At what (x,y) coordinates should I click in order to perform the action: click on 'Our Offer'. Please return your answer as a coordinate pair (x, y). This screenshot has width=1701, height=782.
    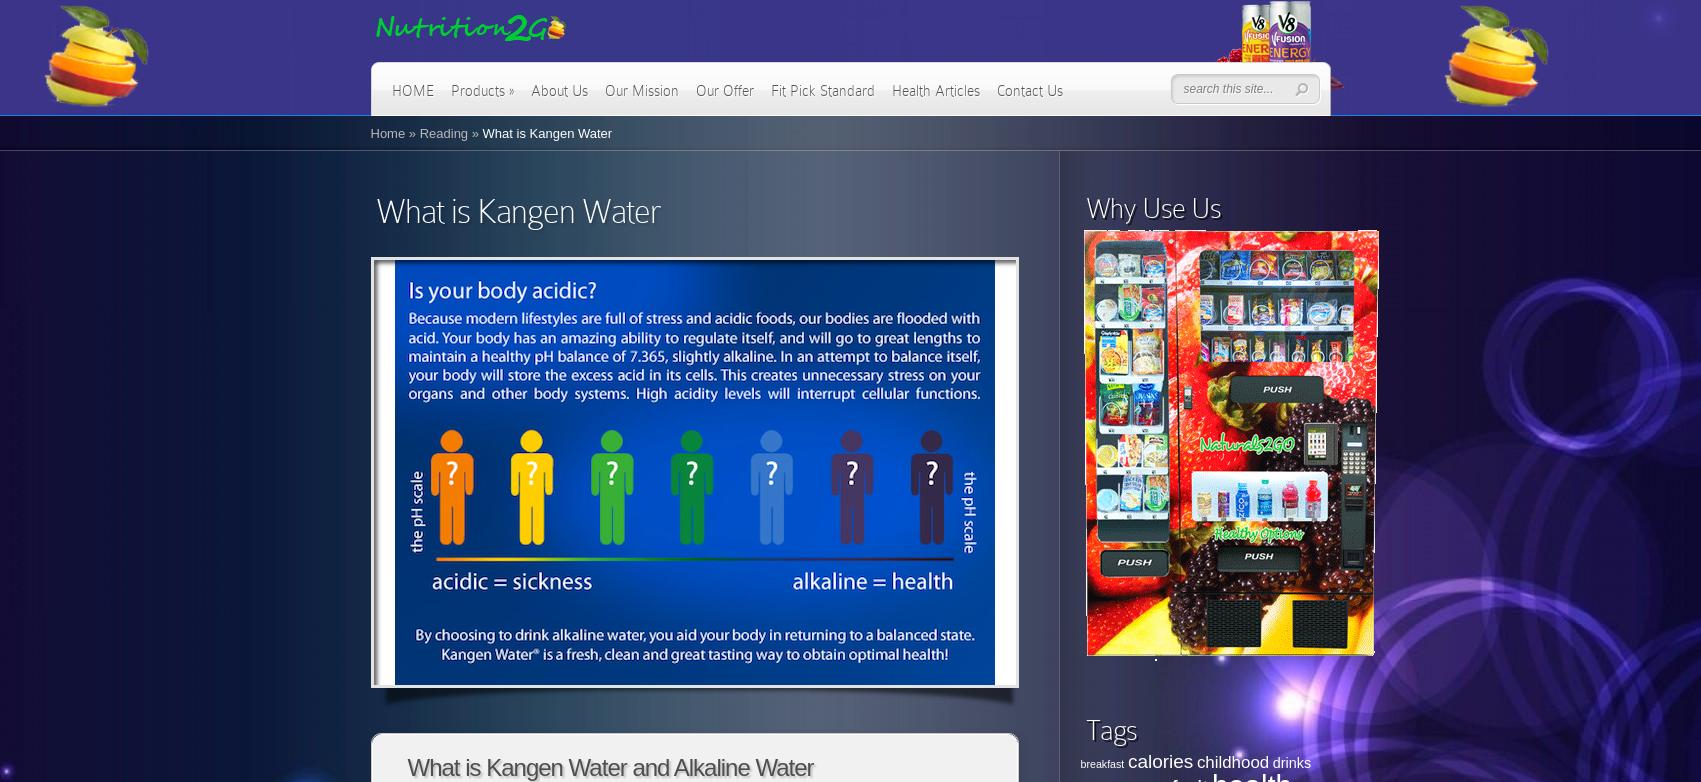
    Looking at the image, I should click on (694, 91).